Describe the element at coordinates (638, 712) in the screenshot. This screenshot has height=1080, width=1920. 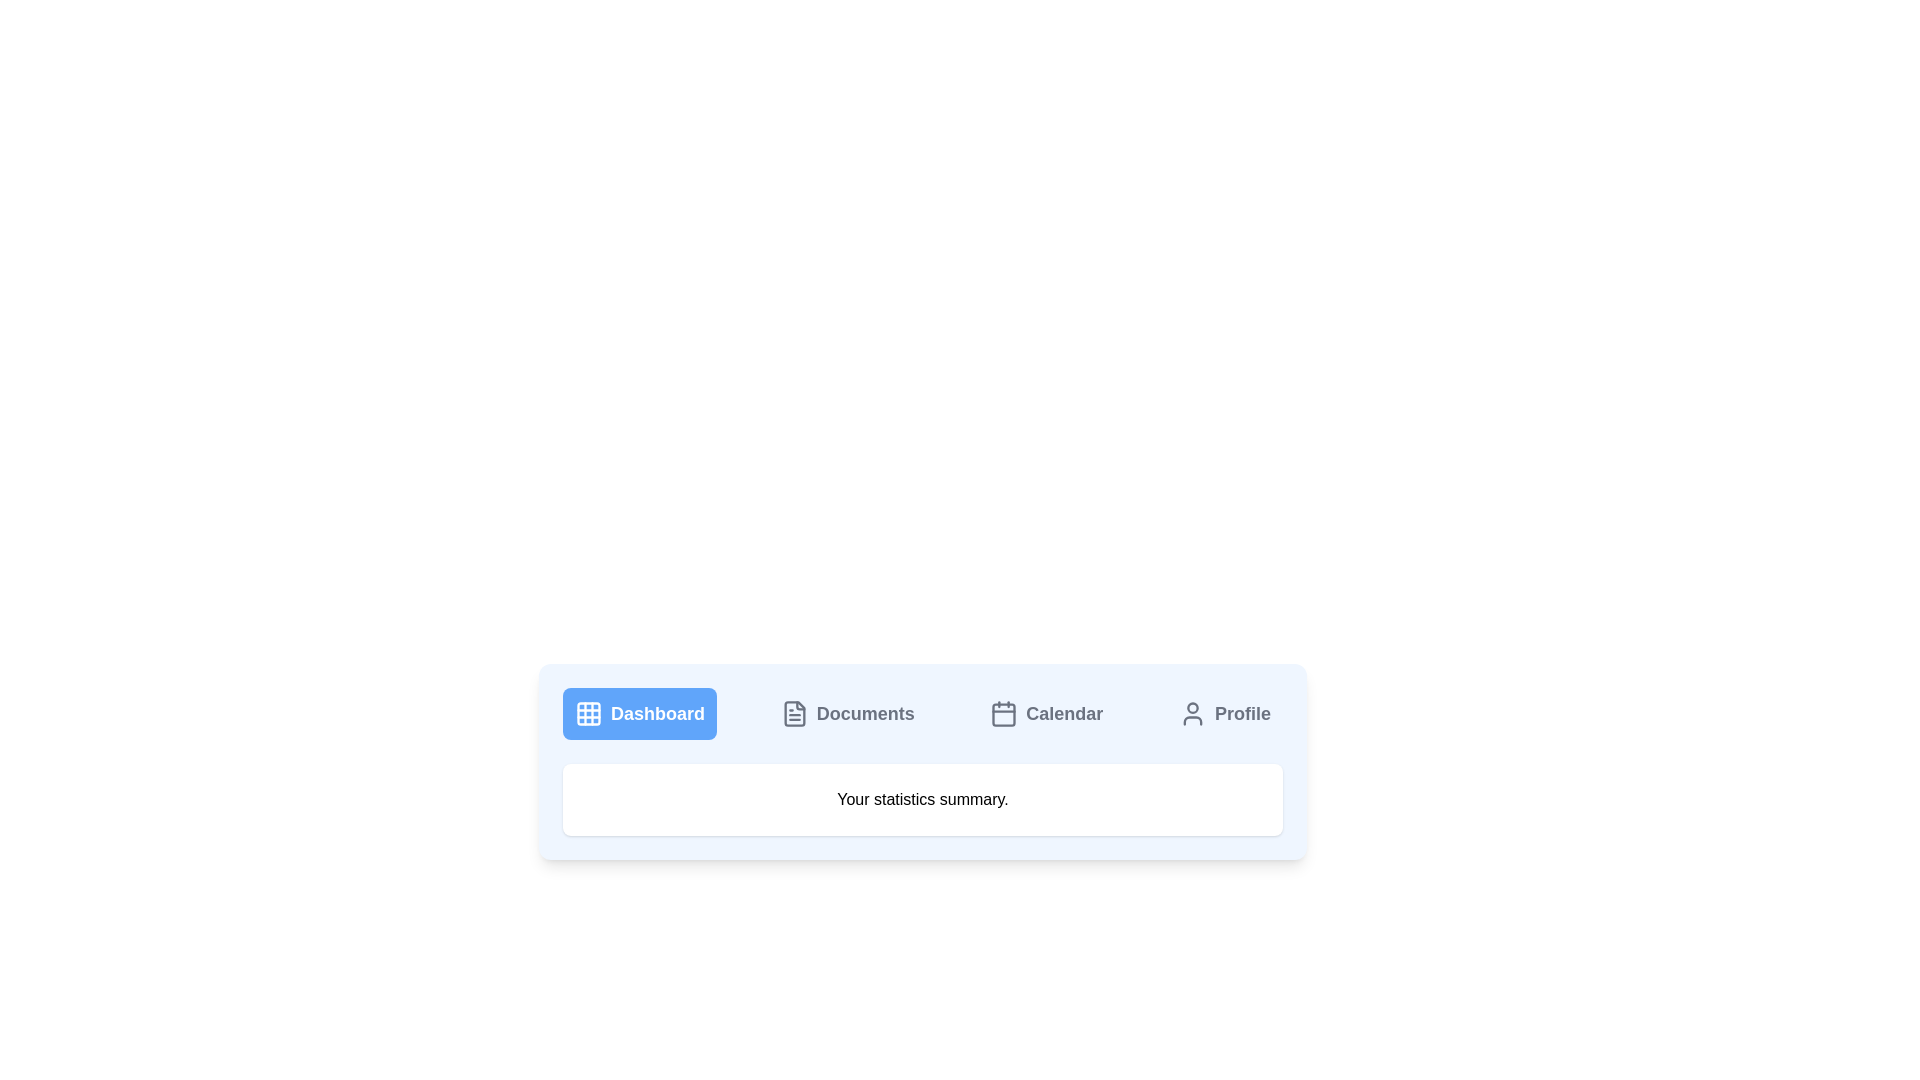
I see `the navigational button located at the left of 'Documents', 'Calendar', and 'Profile'` at that location.